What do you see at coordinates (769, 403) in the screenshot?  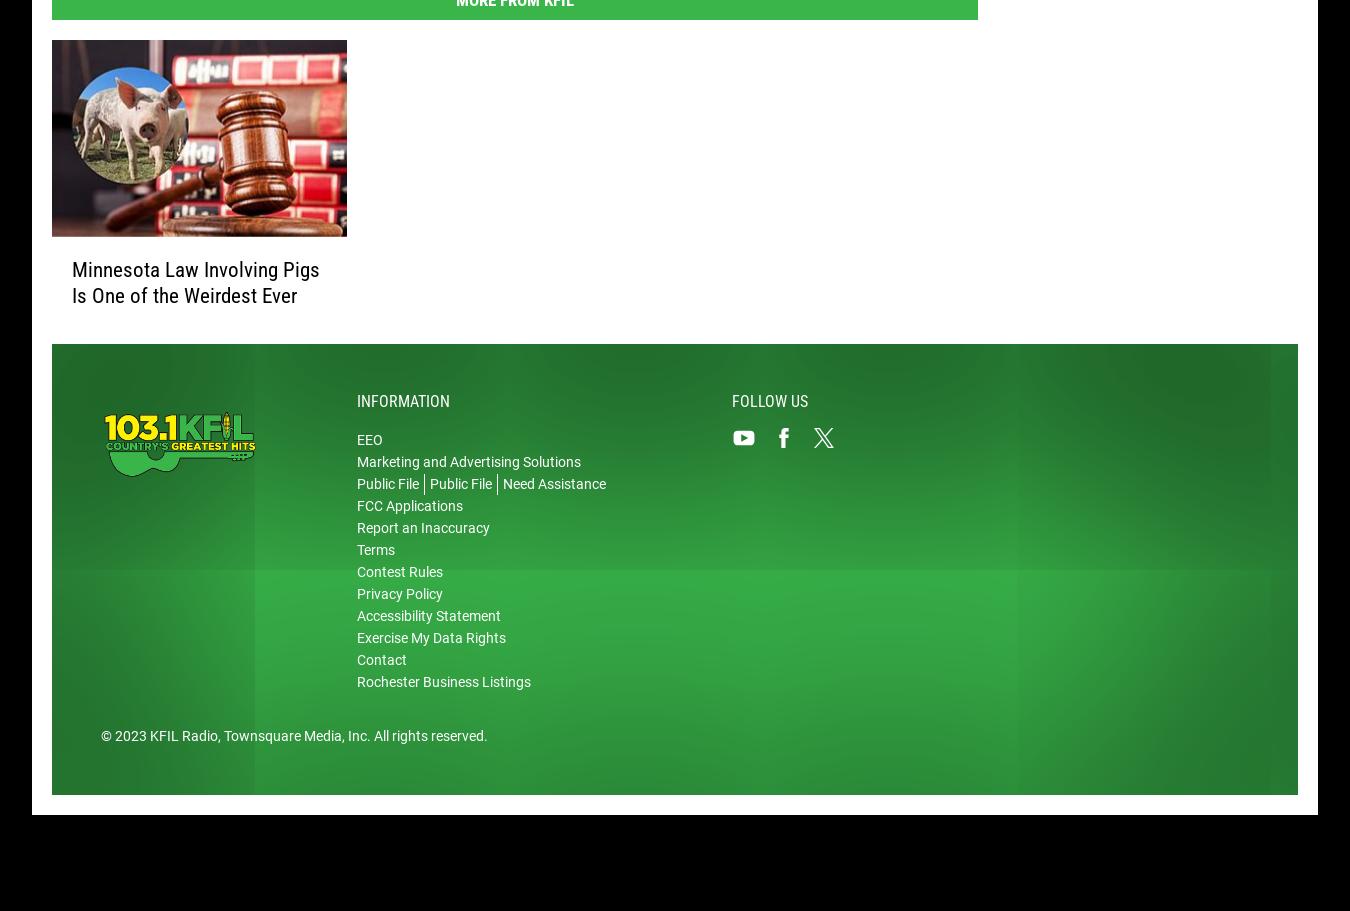 I see `'Follow Us'` at bounding box center [769, 403].